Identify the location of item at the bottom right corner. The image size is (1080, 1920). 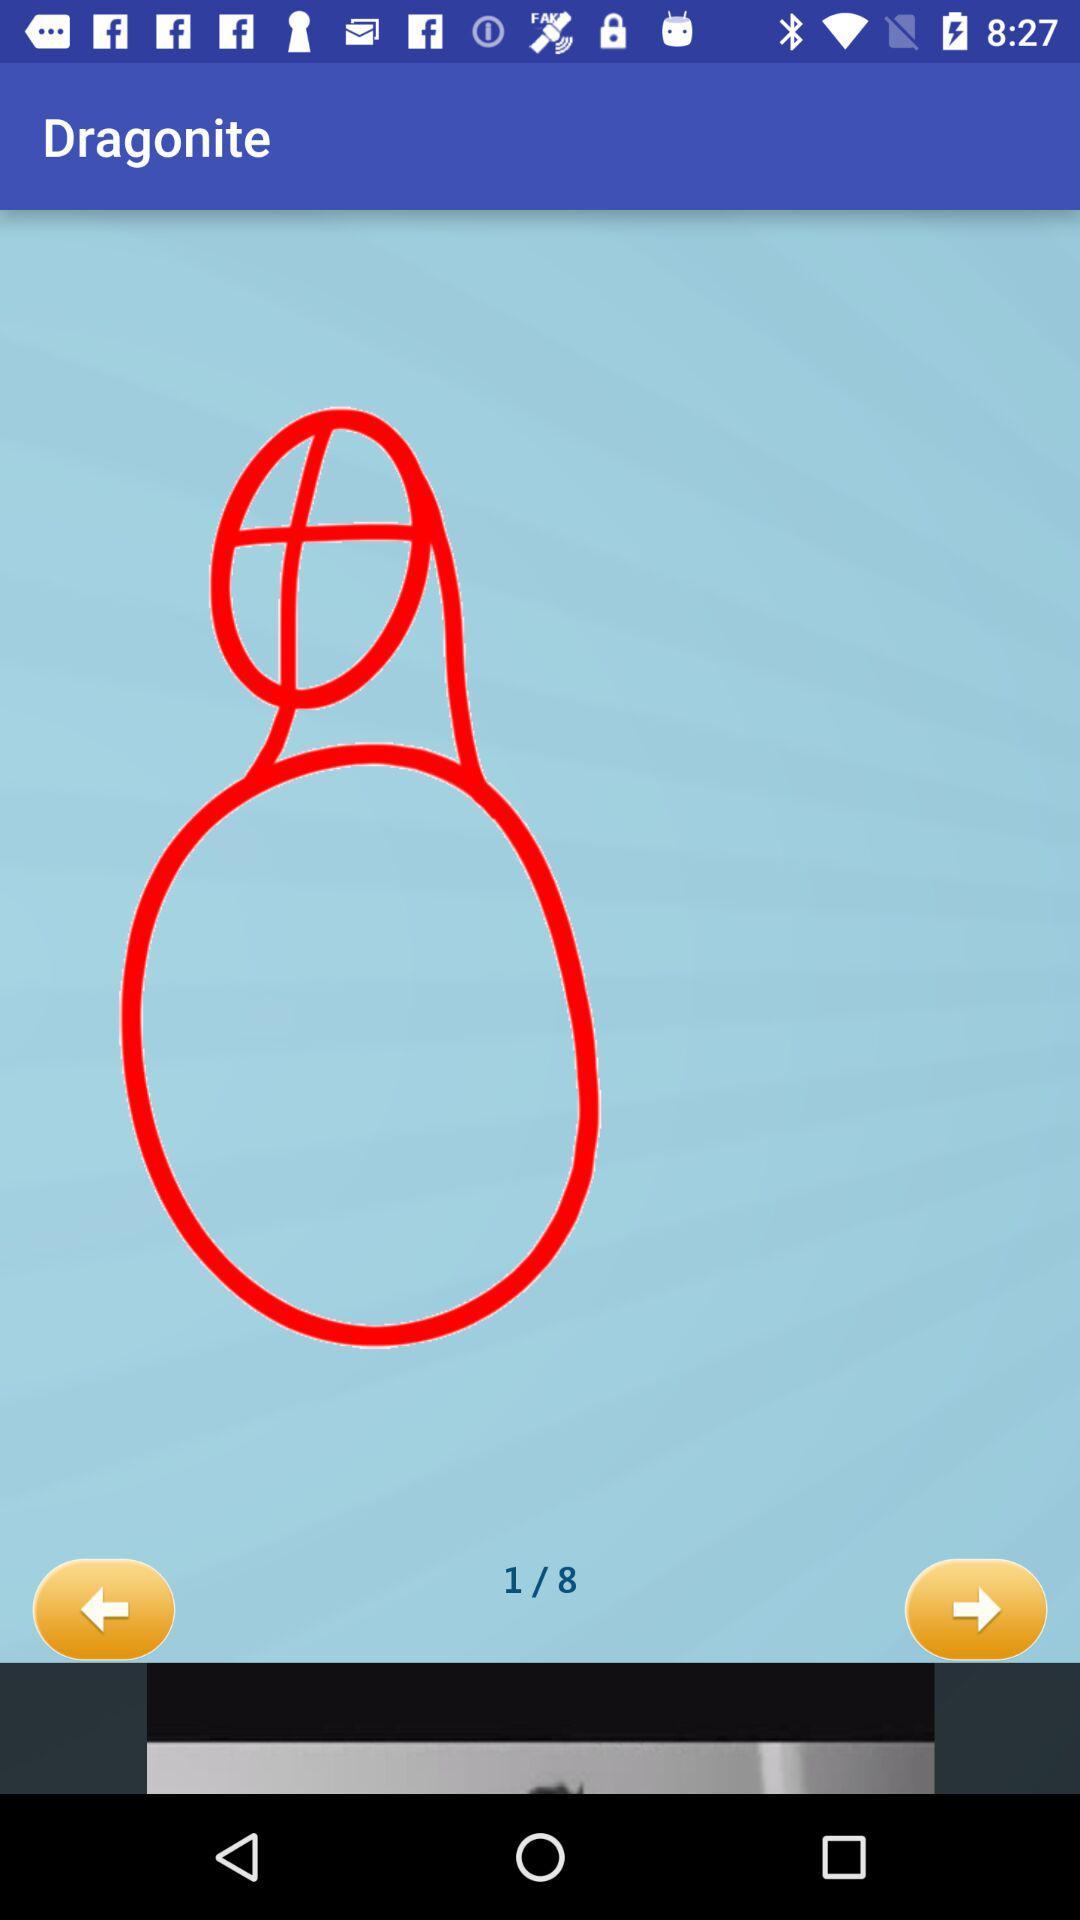
(975, 1610).